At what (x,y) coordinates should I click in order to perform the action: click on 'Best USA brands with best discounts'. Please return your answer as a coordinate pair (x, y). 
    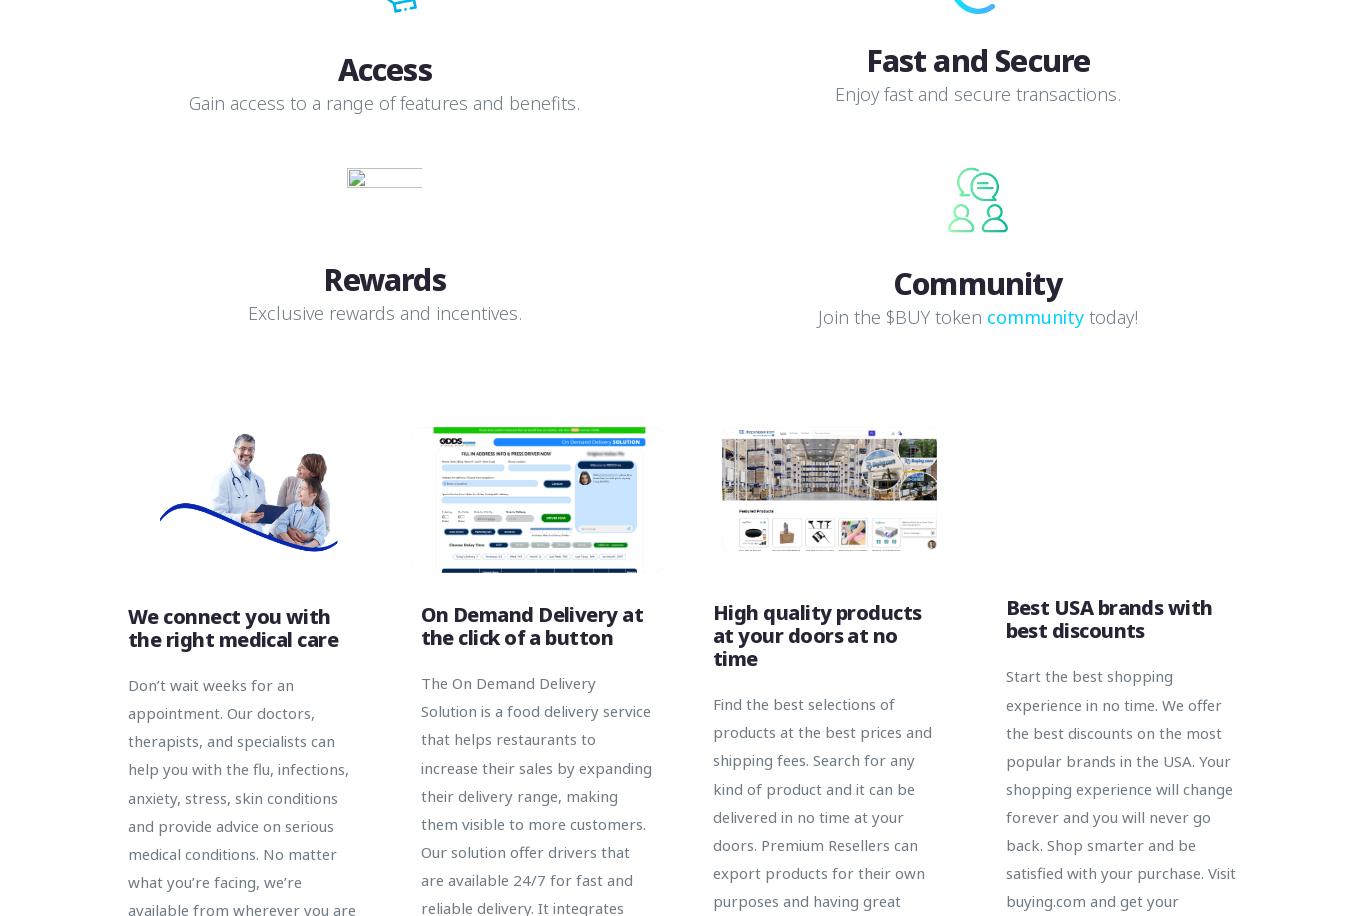
    Looking at the image, I should click on (1107, 619).